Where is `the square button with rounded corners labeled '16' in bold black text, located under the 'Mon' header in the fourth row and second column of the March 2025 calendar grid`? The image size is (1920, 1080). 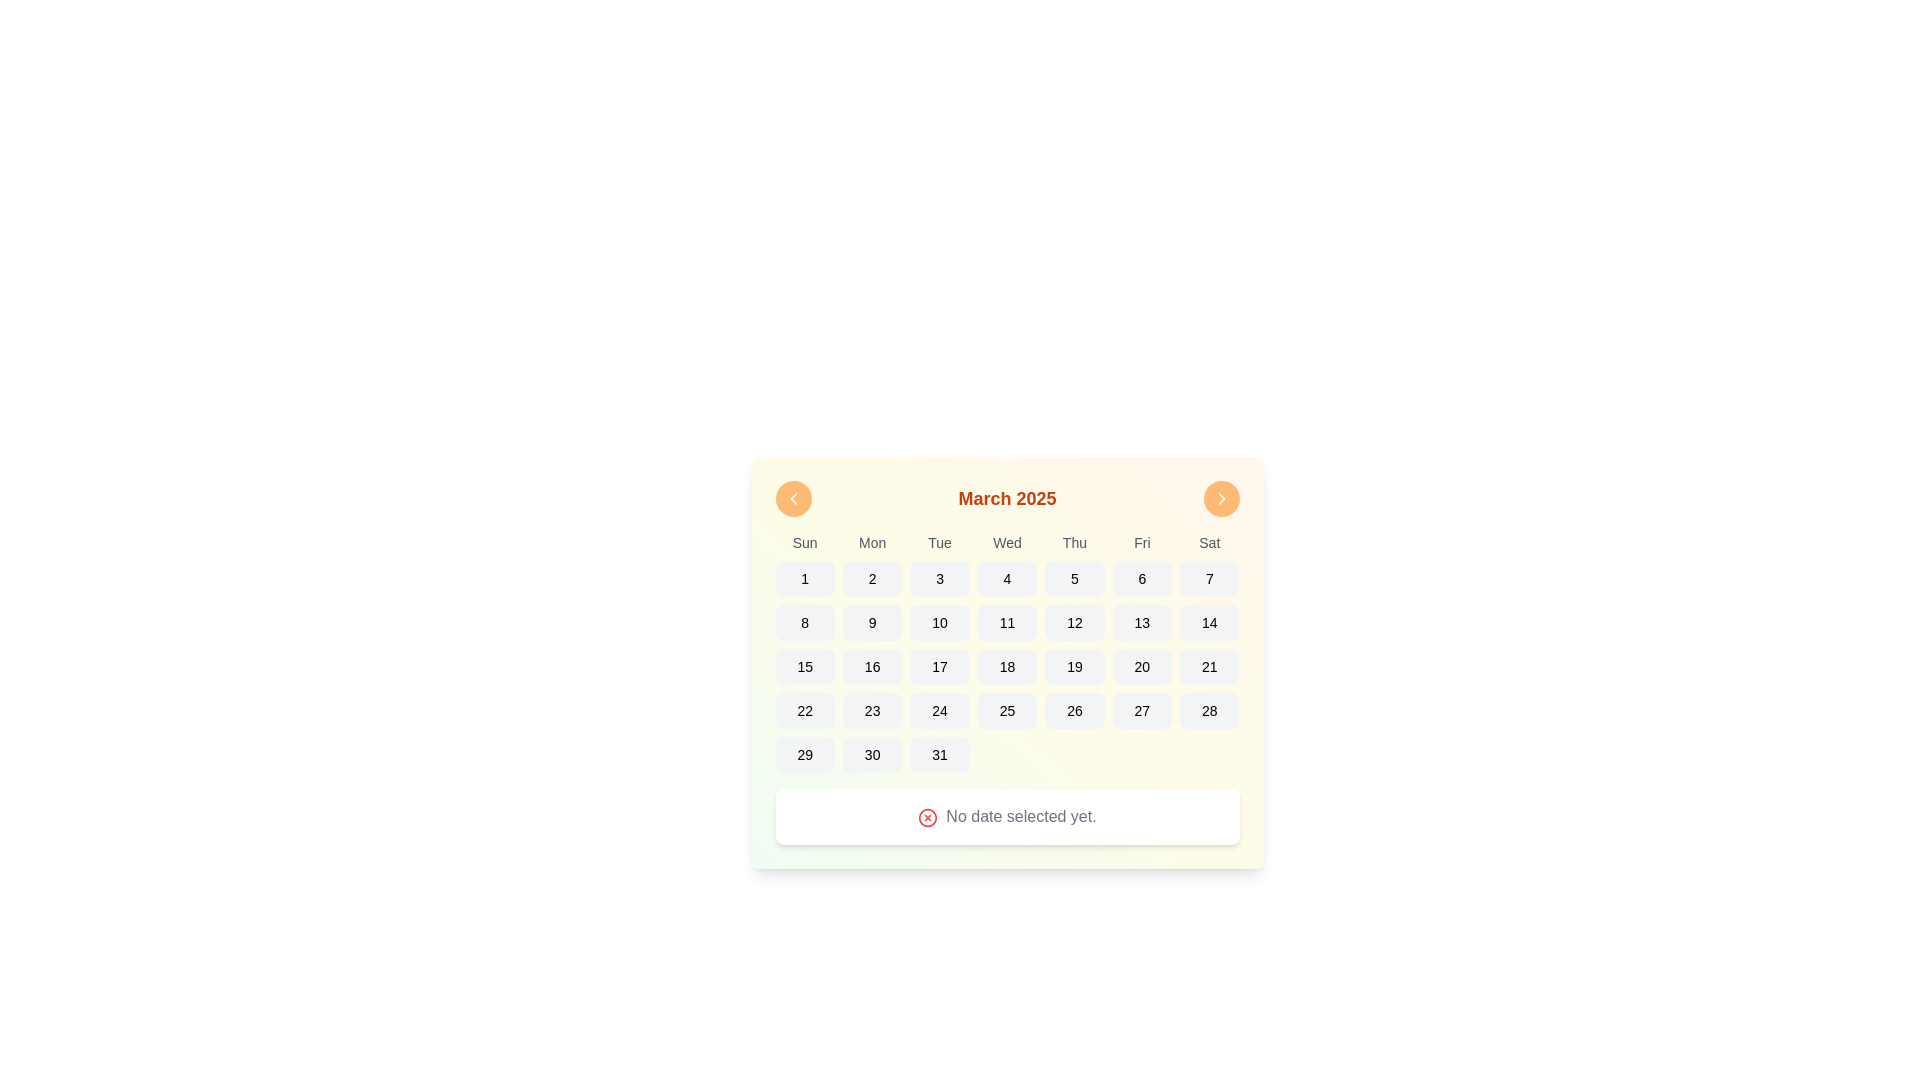
the square button with rounded corners labeled '16' in bold black text, located under the 'Mon' header in the fourth row and second column of the March 2025 calendar grid is located at coordinates (872, 667).